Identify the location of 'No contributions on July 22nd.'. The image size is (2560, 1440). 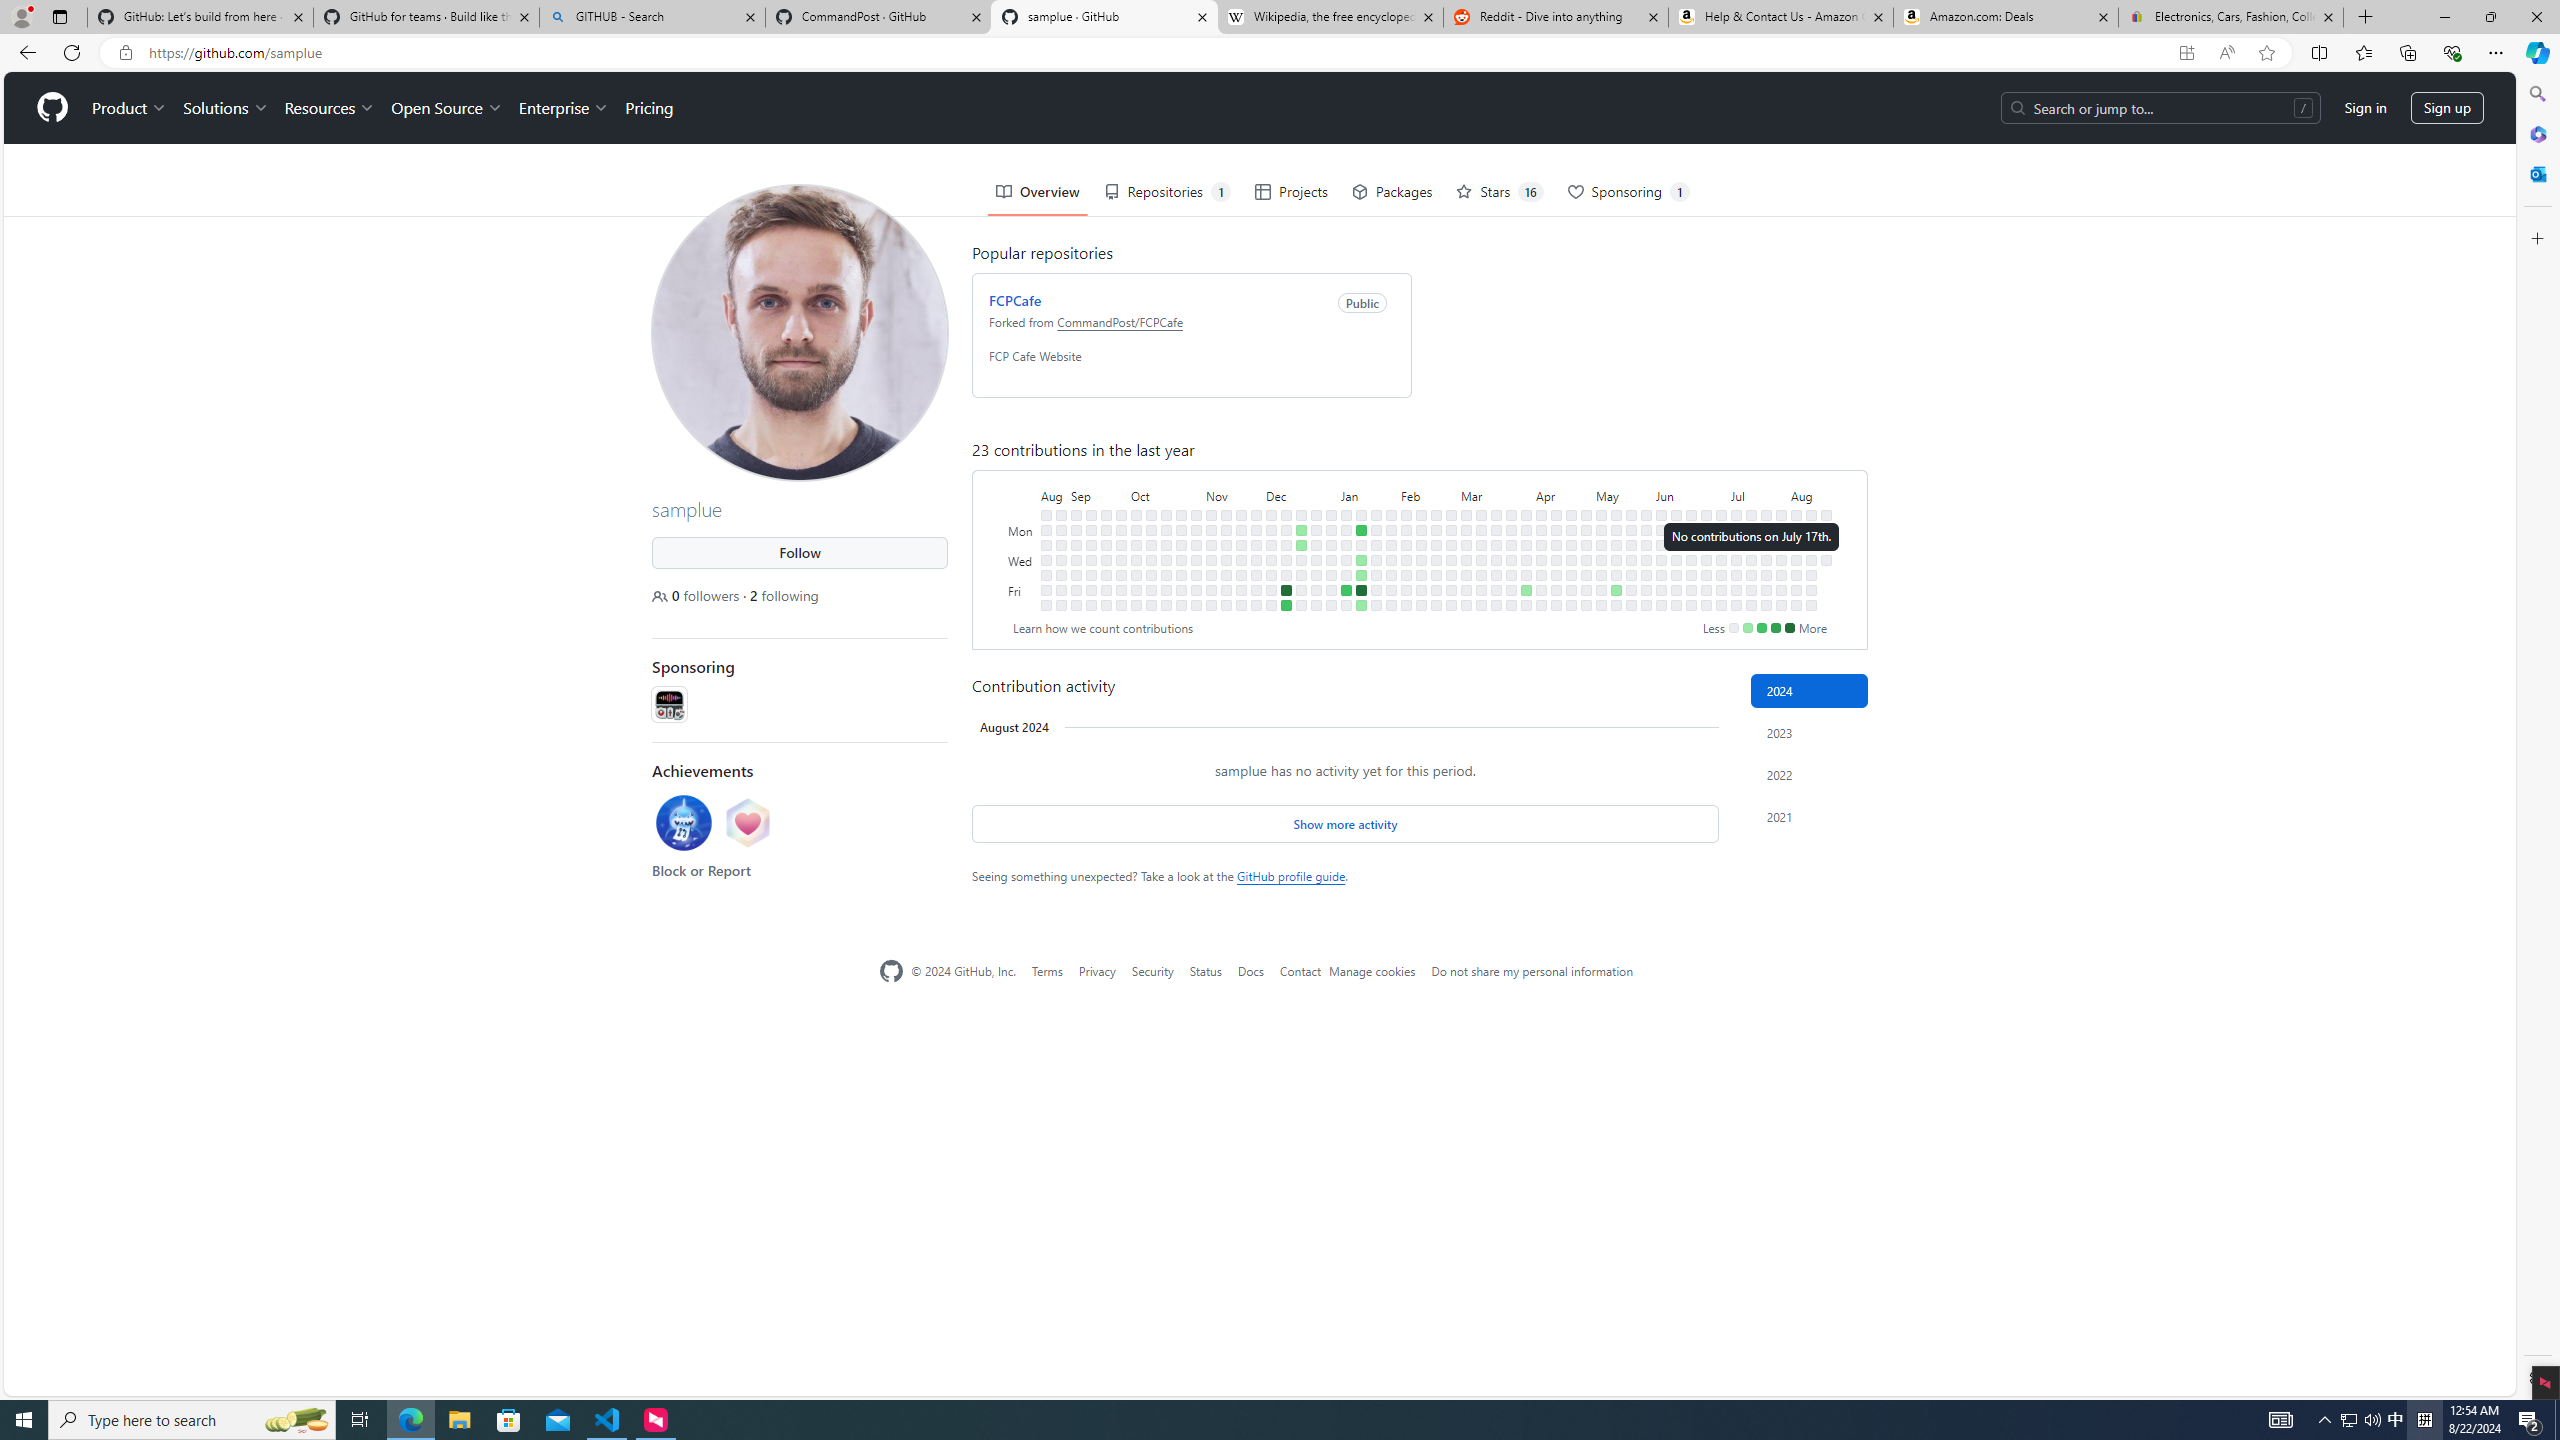
(1765, 528).